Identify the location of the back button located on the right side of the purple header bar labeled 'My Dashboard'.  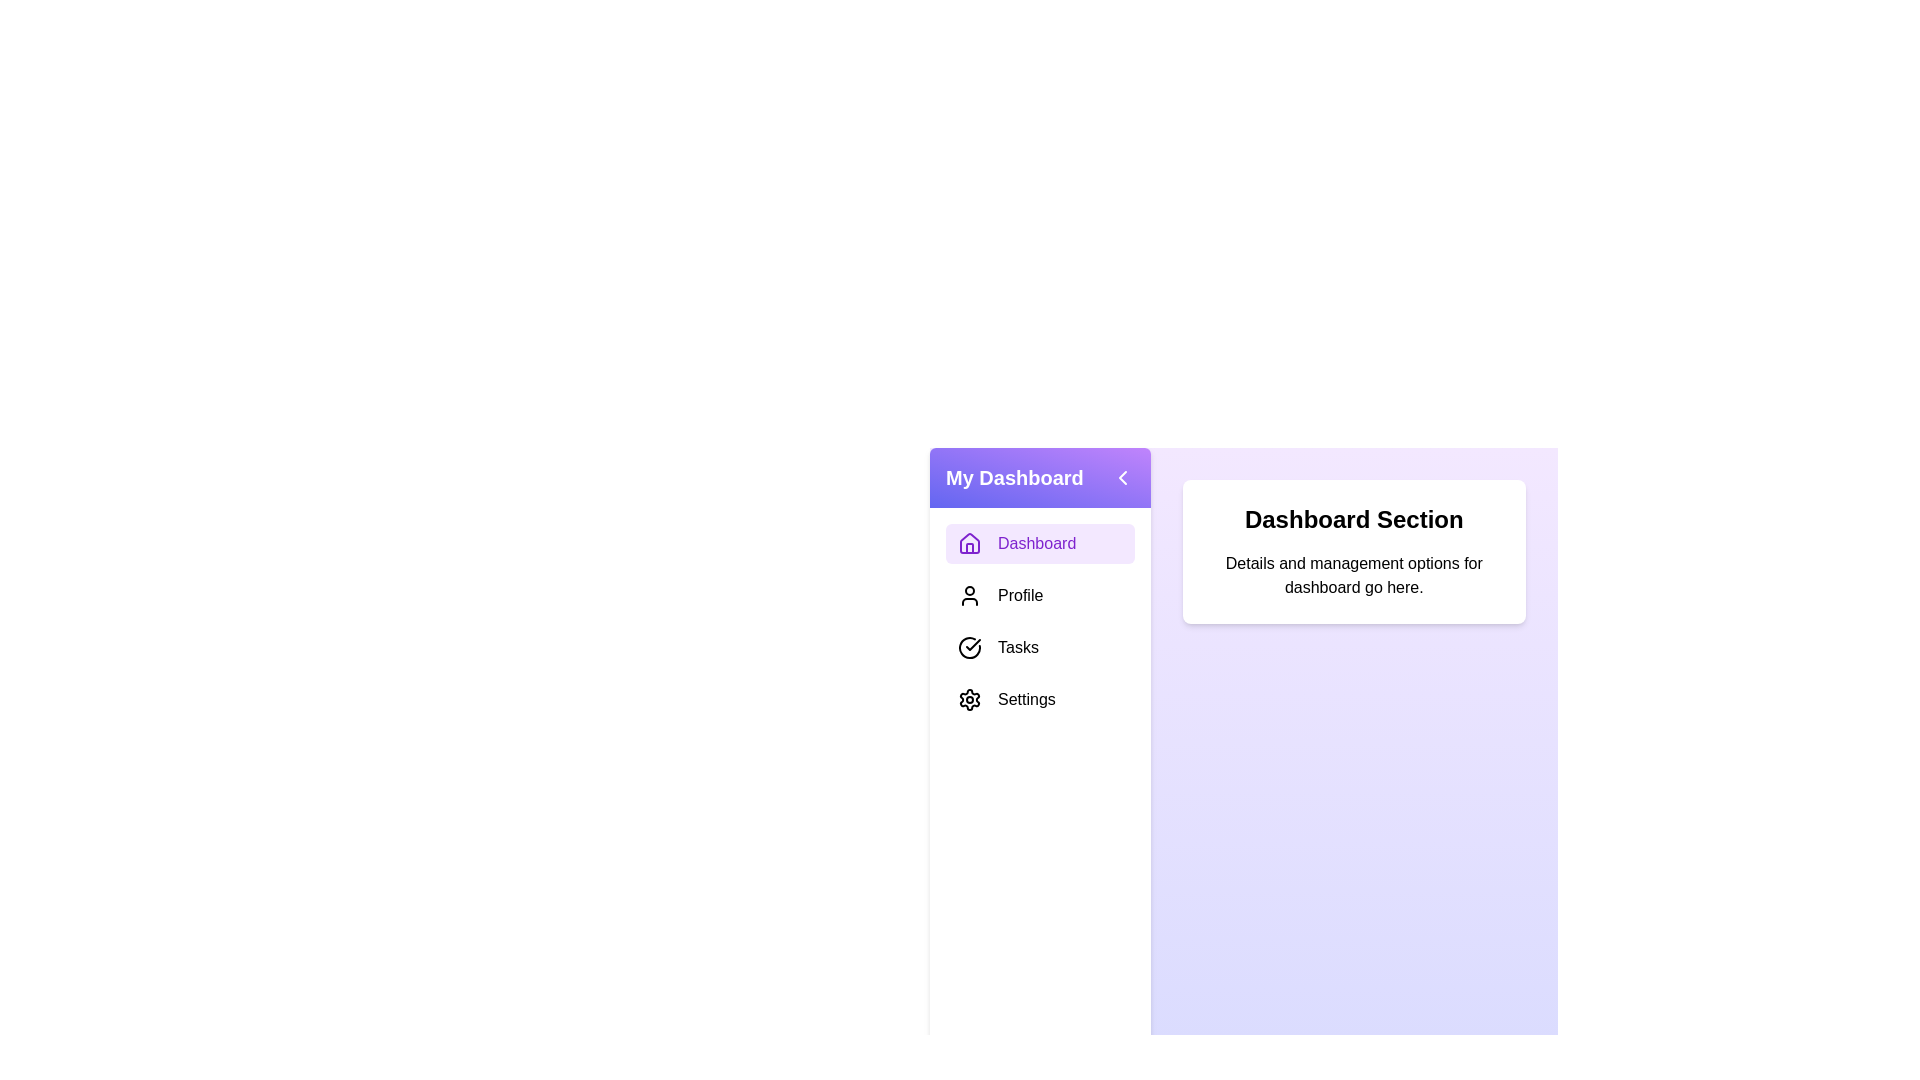
(1122, 478).